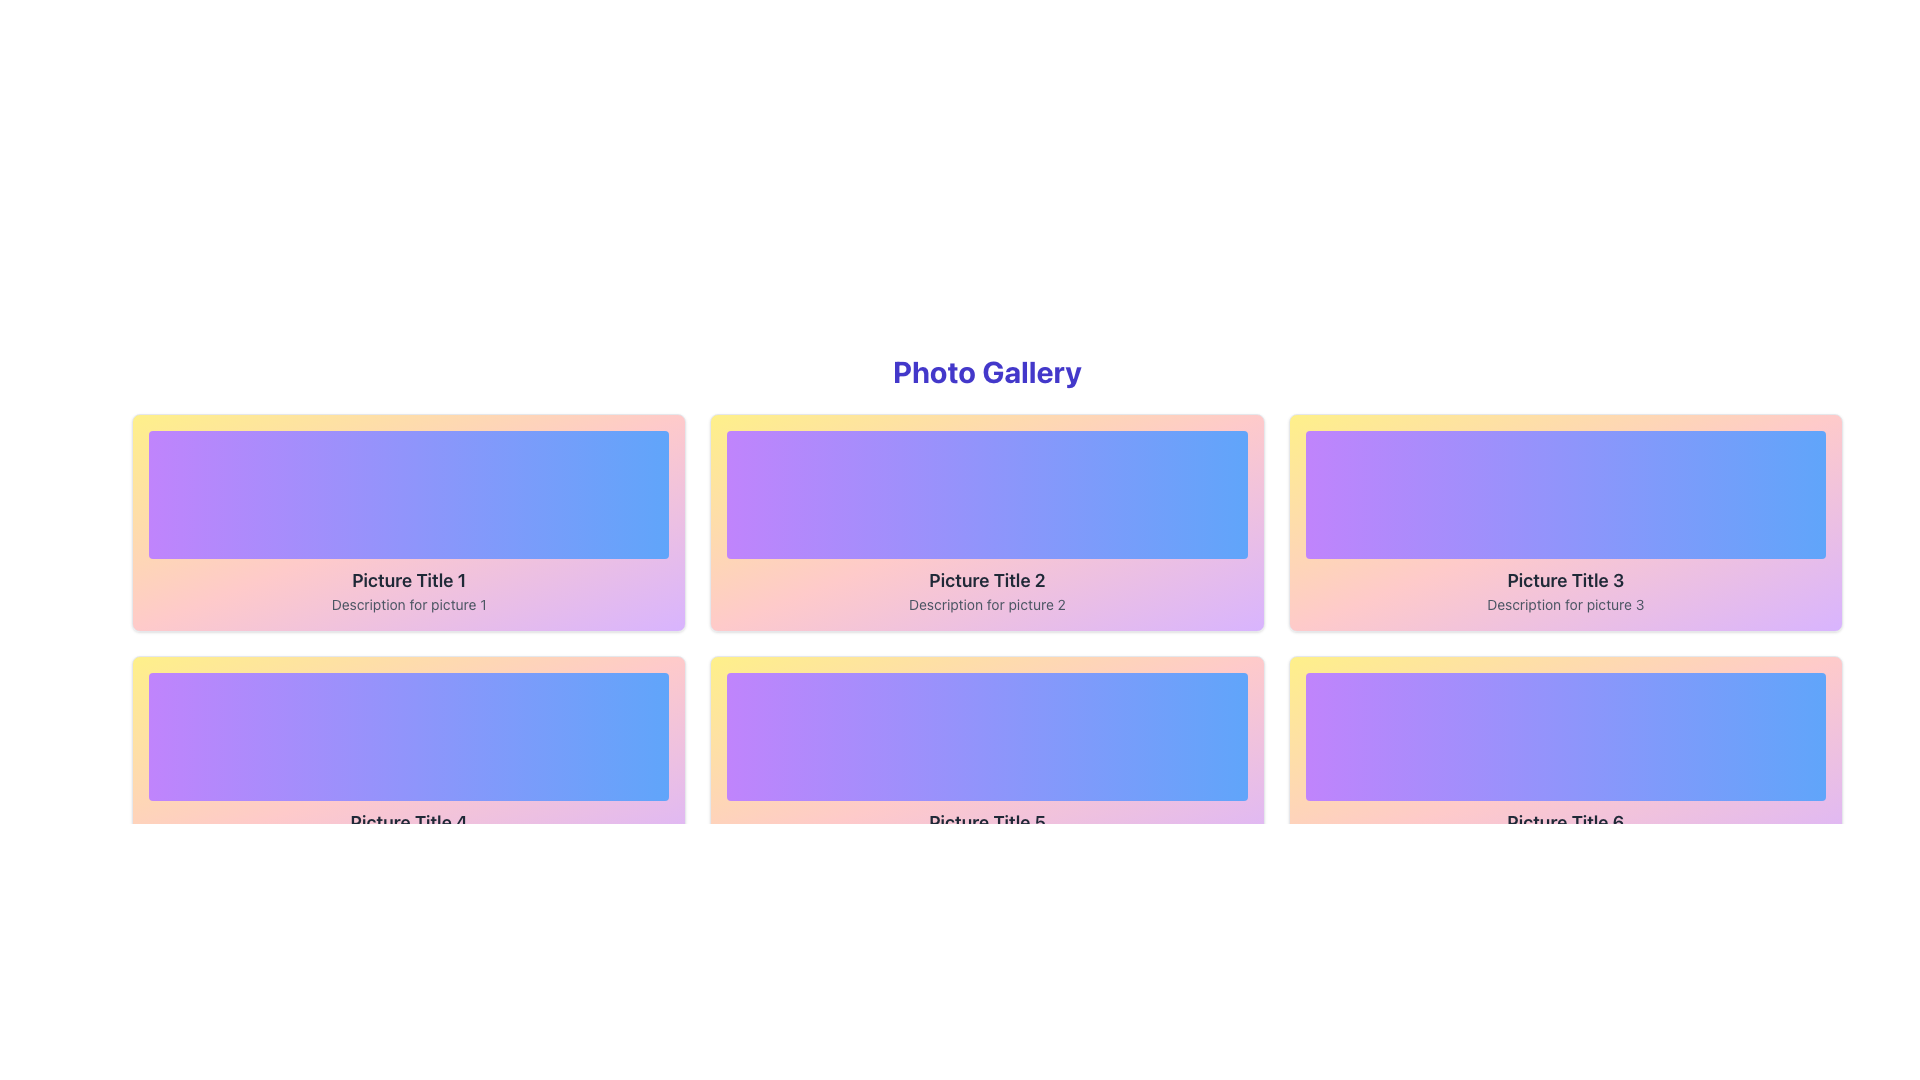  What do you see at coordinates (1065, 920) in the screenshot?
I see `the navigational button located at the footer to move to the next page in the list or gallery` at bounding box center [1065, 920].